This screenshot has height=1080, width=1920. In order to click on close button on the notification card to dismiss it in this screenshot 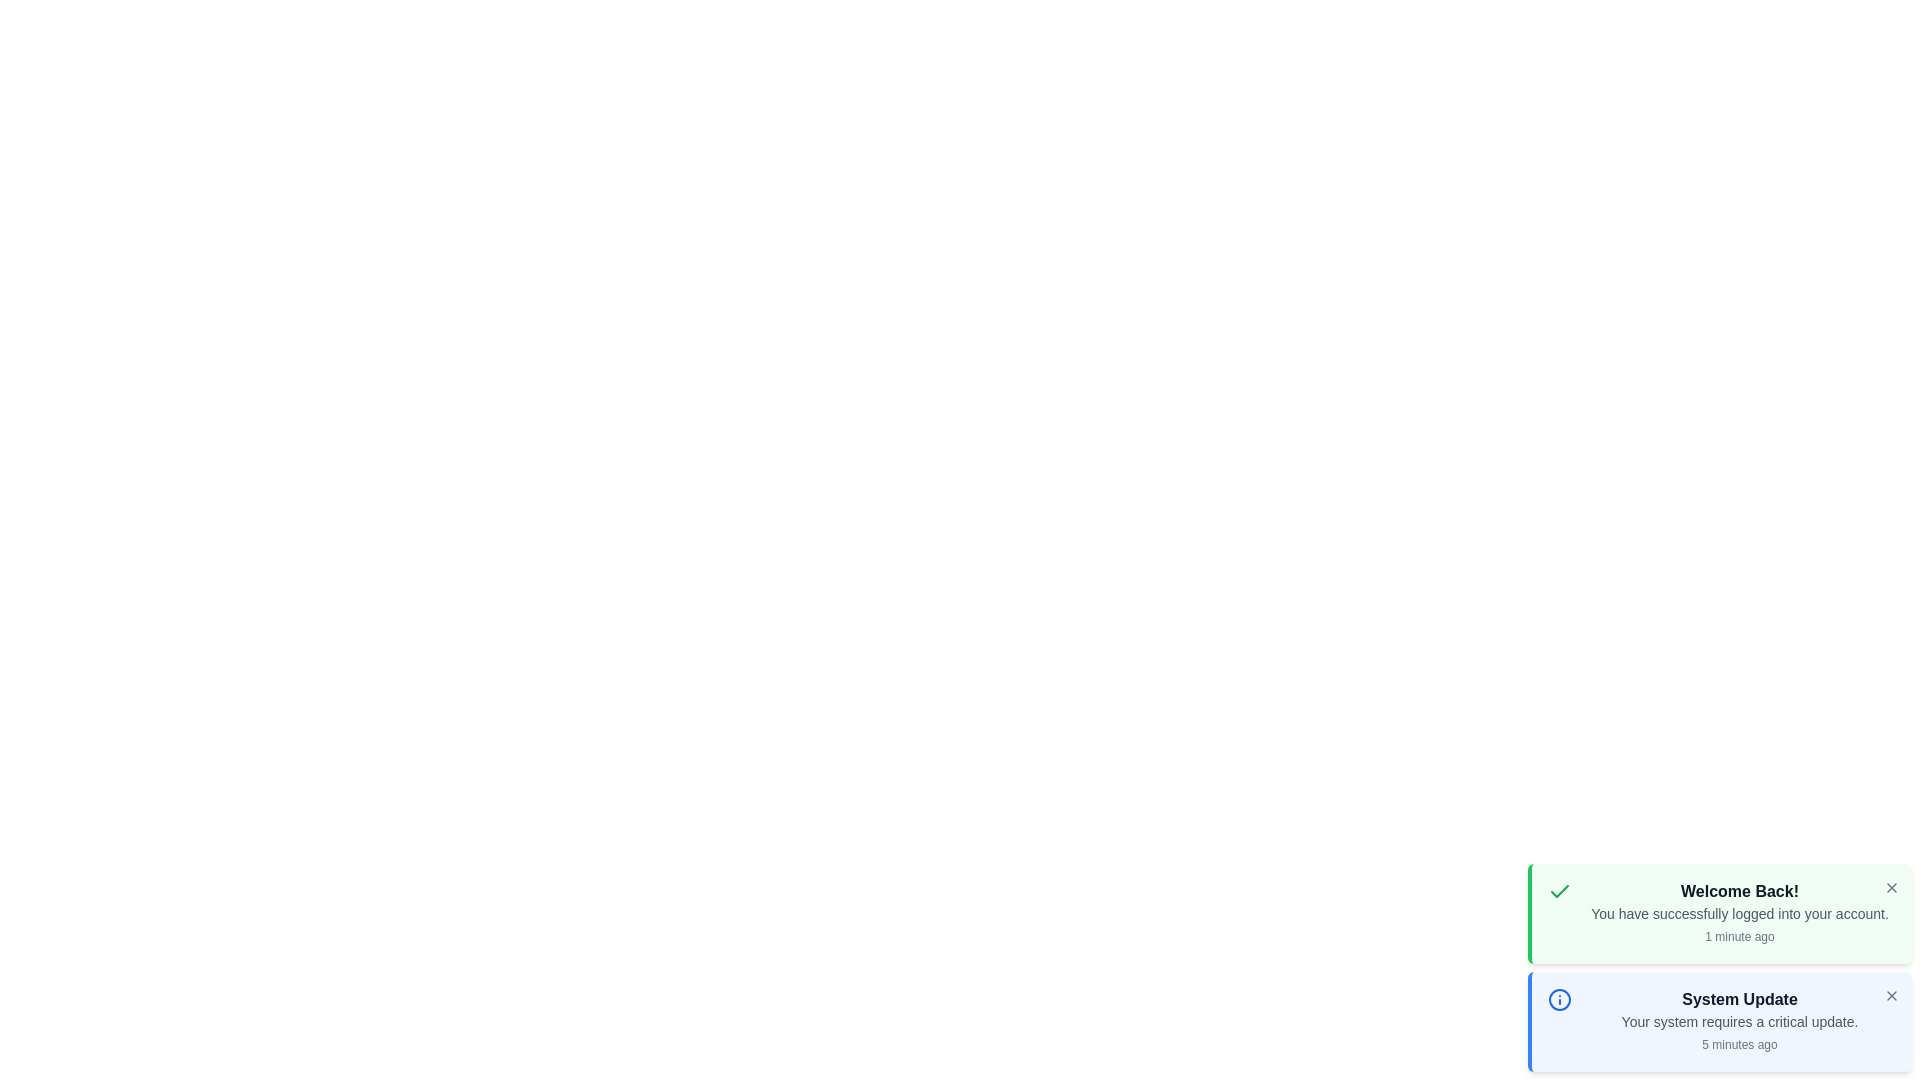, I will do `click(1890, 886)`.